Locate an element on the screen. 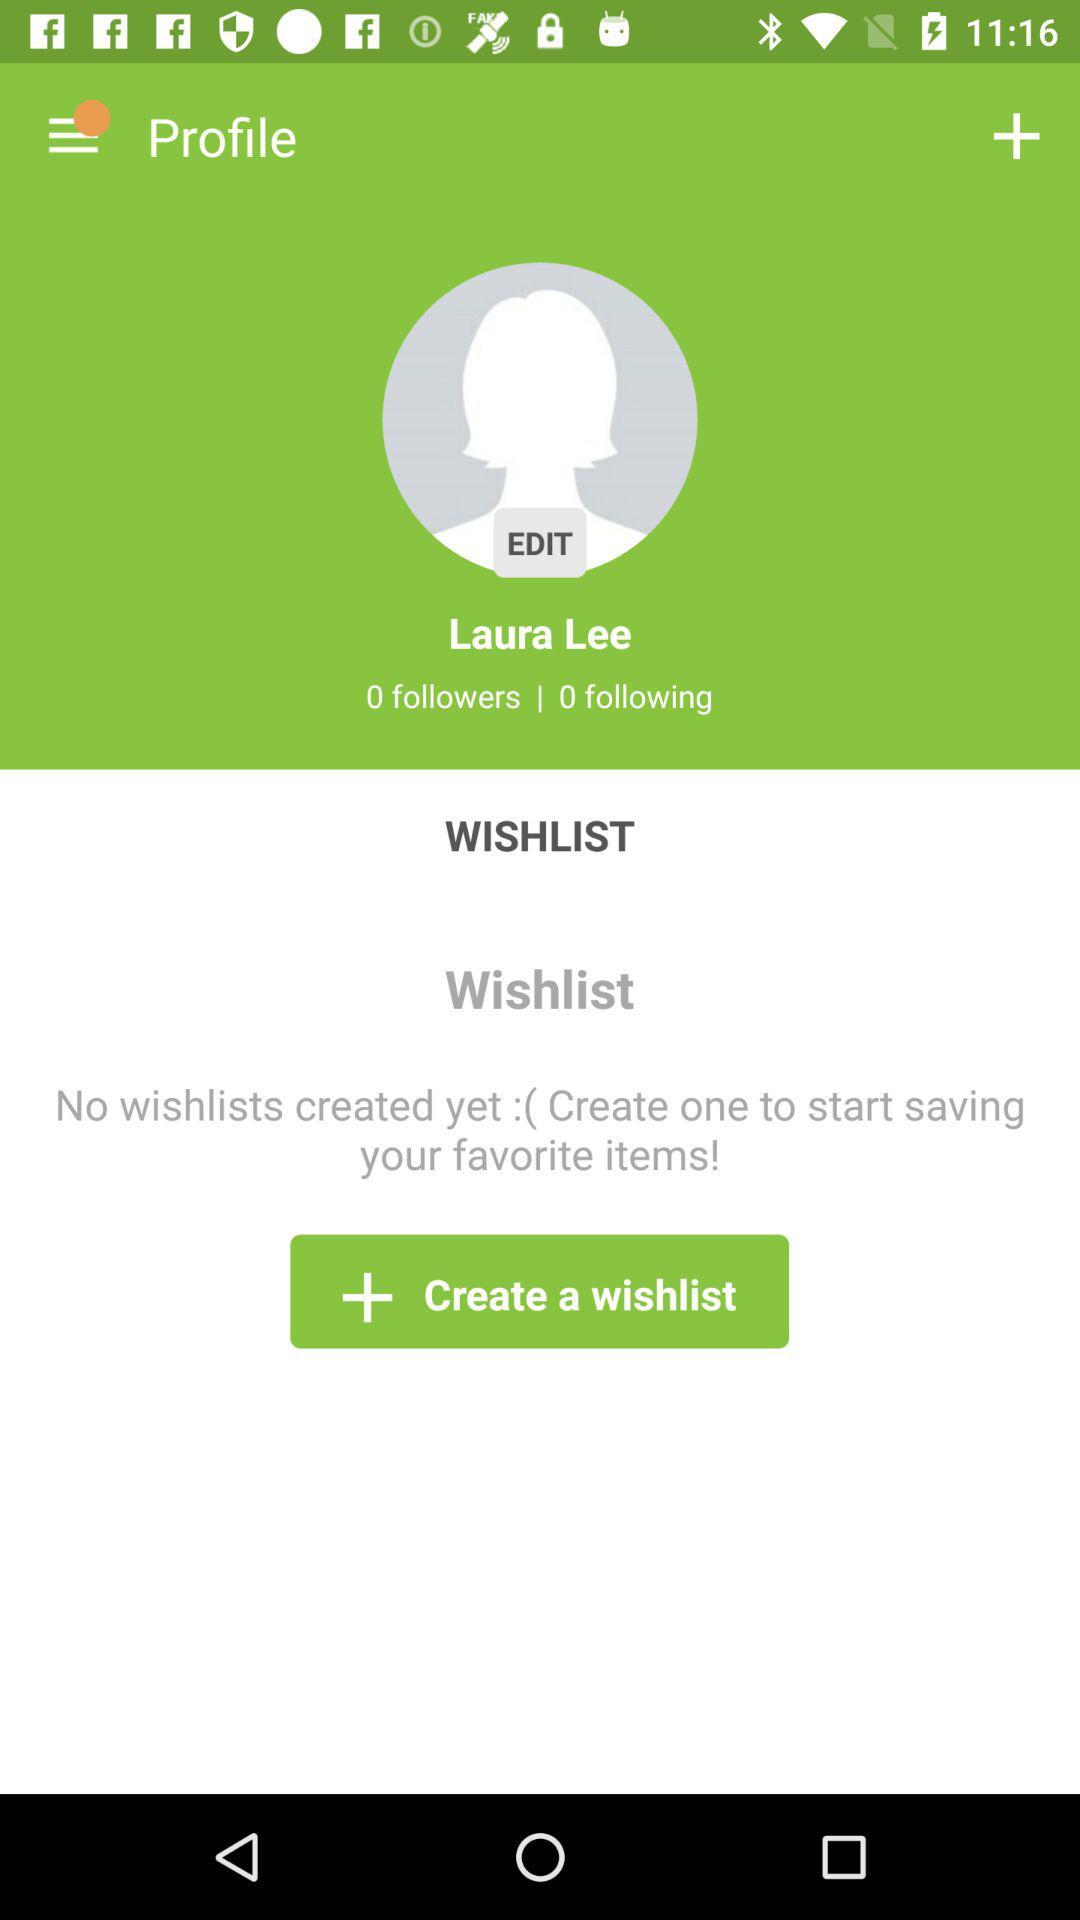  item above wishlist item is located at coordinates (636, 695).